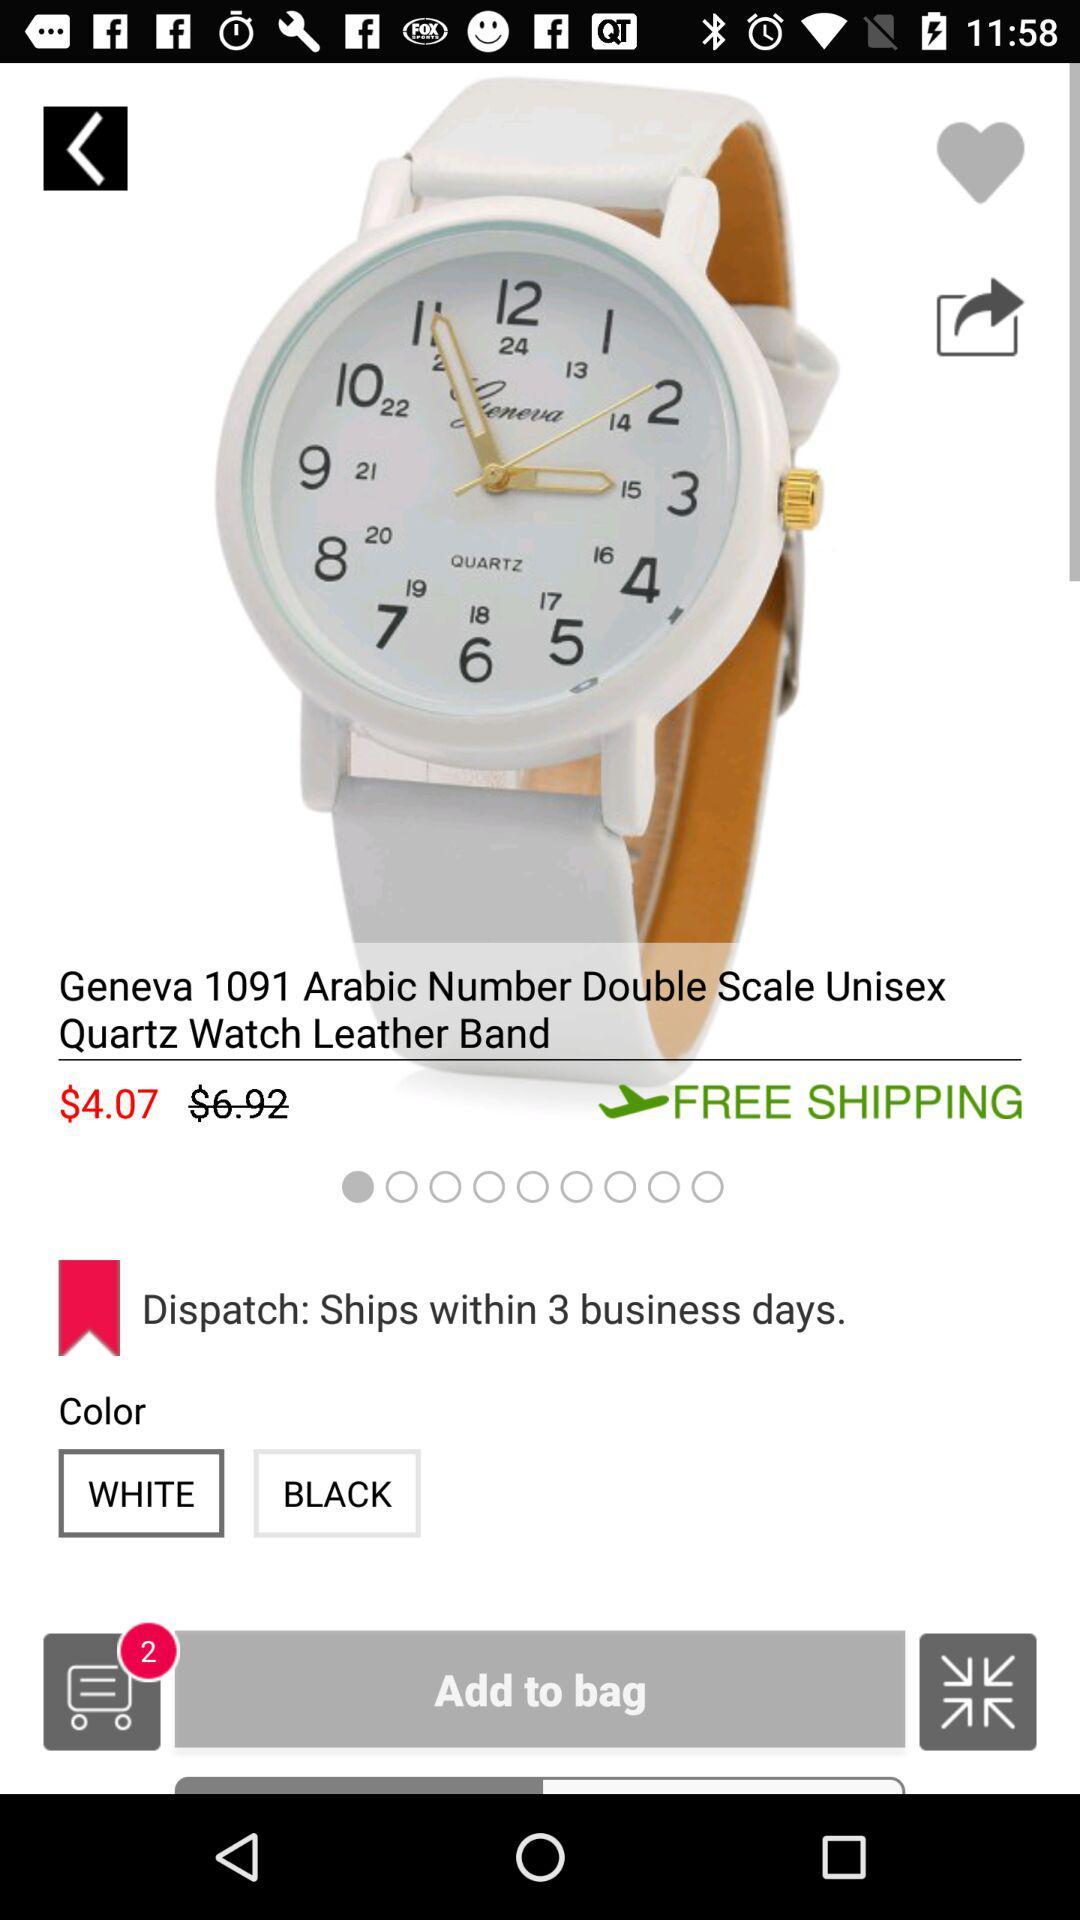 The height and width of the screenshot is (1920, 1080). I want to click on the item to the left of the sizes, so click(356, 1785).